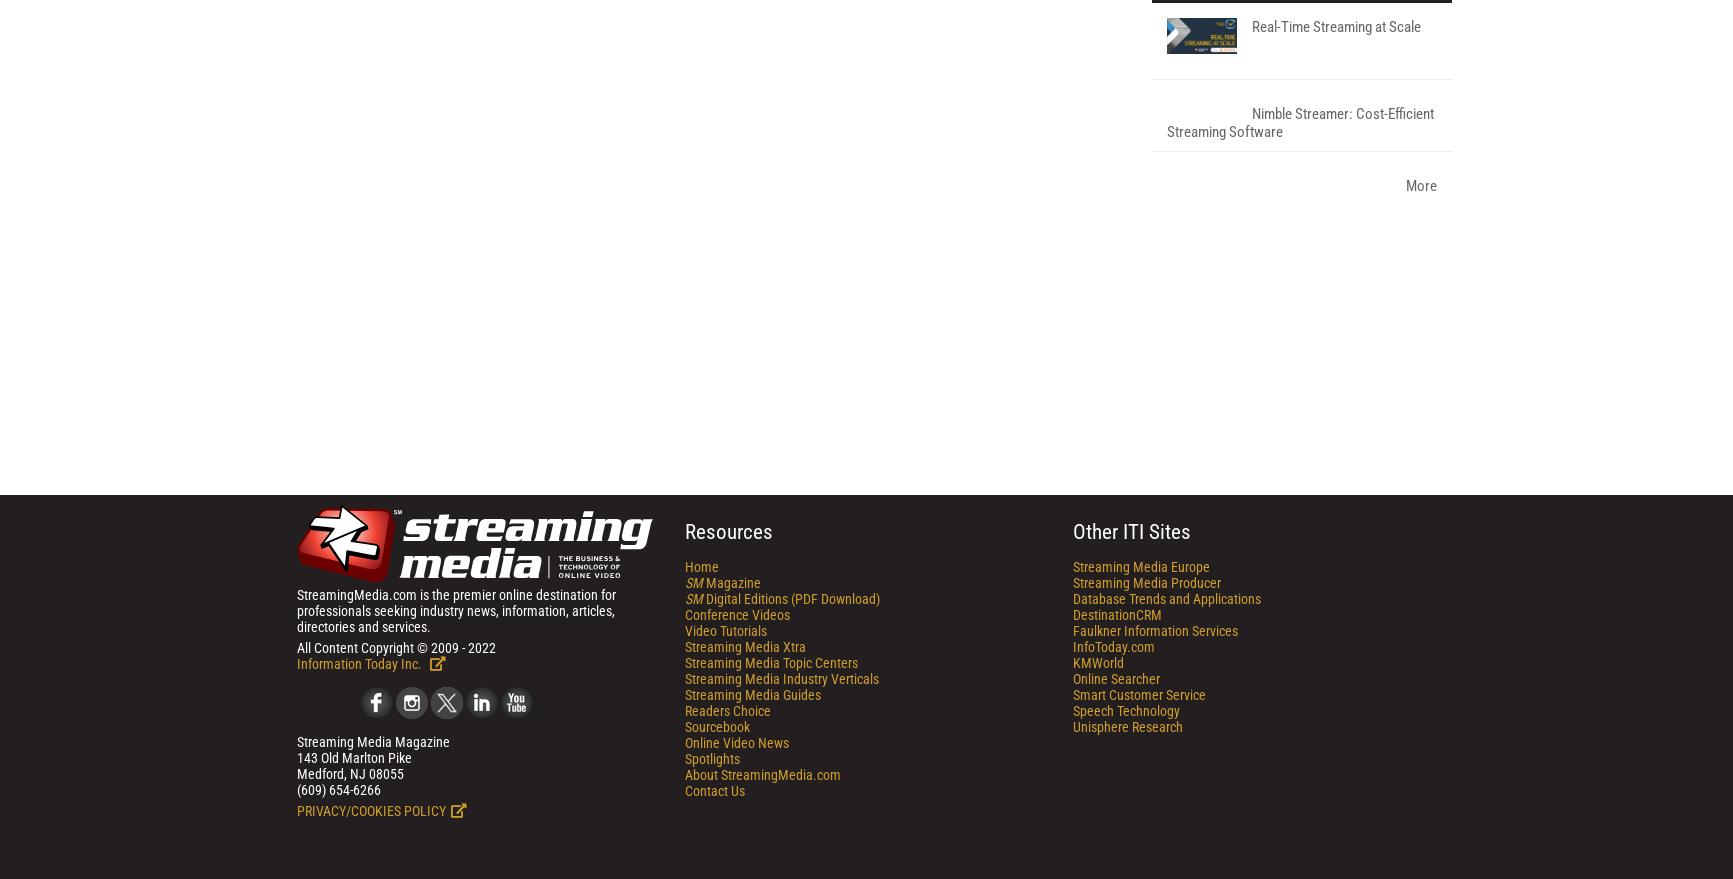 This screenshot has height=879, width=1733. What do you see at coordinates (1071, 844) in the screenshot?
I see `'Streaming Media Producer'` at bounding box center [1071, 844].